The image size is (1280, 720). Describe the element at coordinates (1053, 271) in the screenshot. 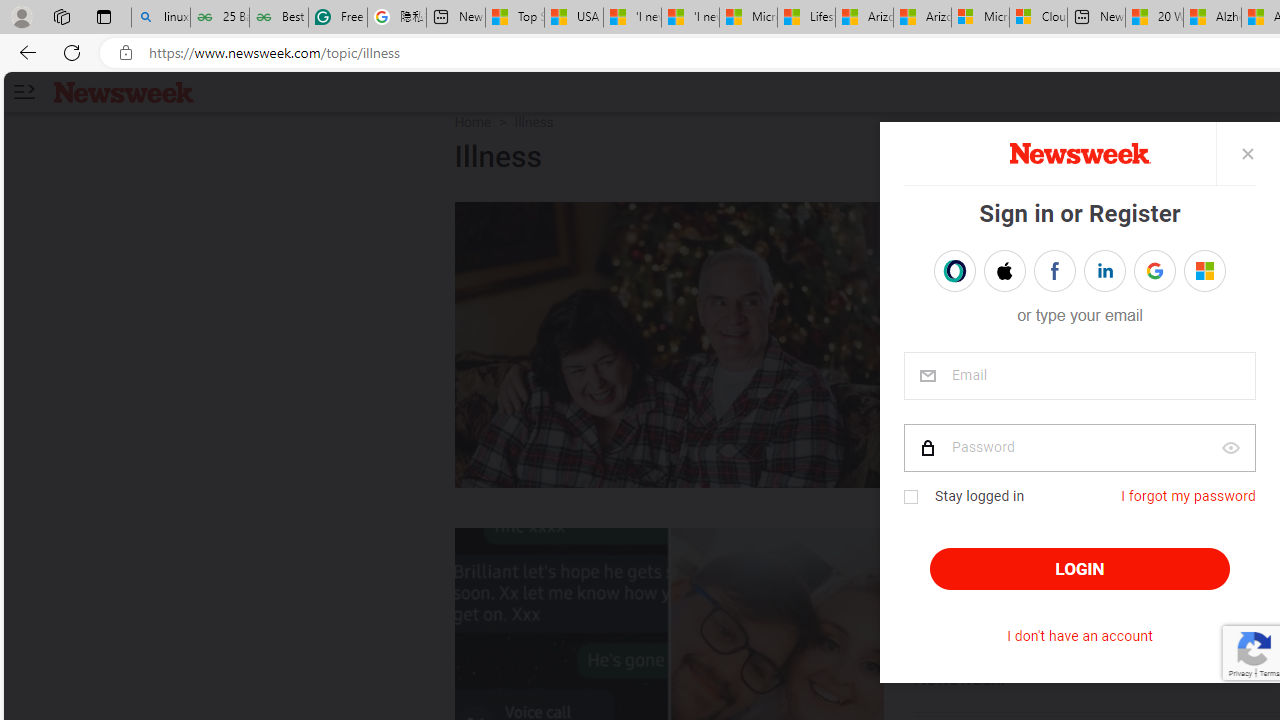

I see `'Sign in with FACEBOOK'` at that location.